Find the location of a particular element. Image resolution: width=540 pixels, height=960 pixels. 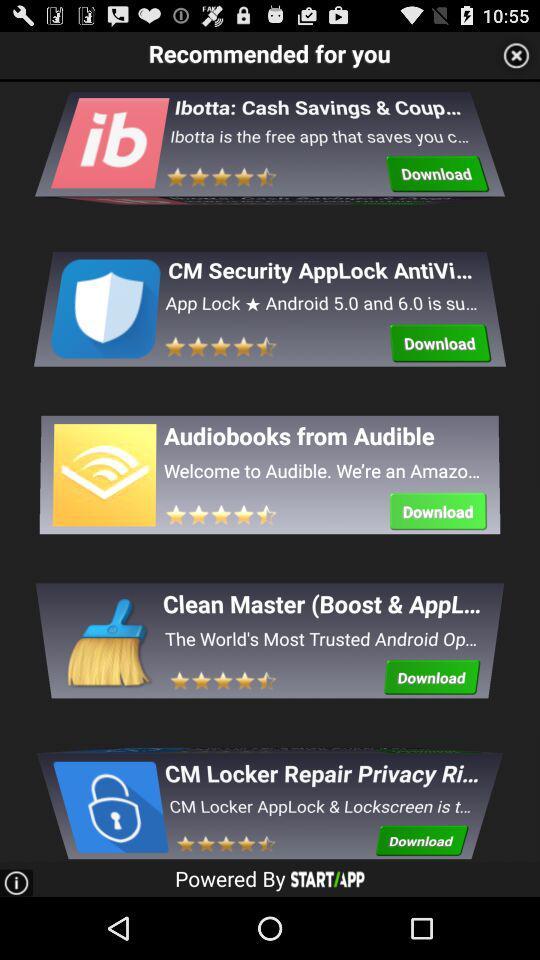

the close icon is located at coordinates (516, 58).